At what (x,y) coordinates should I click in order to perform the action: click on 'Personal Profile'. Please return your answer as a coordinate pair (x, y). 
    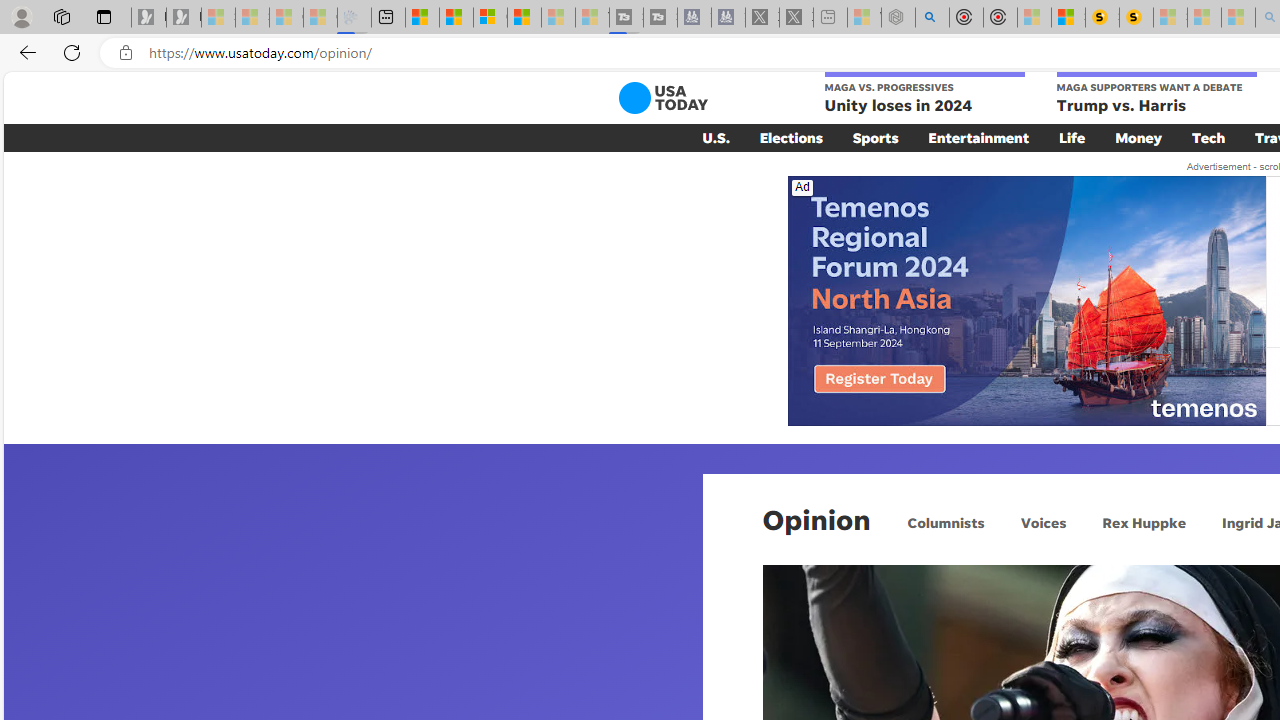
    Looking at the image, I should click on (21, 16).